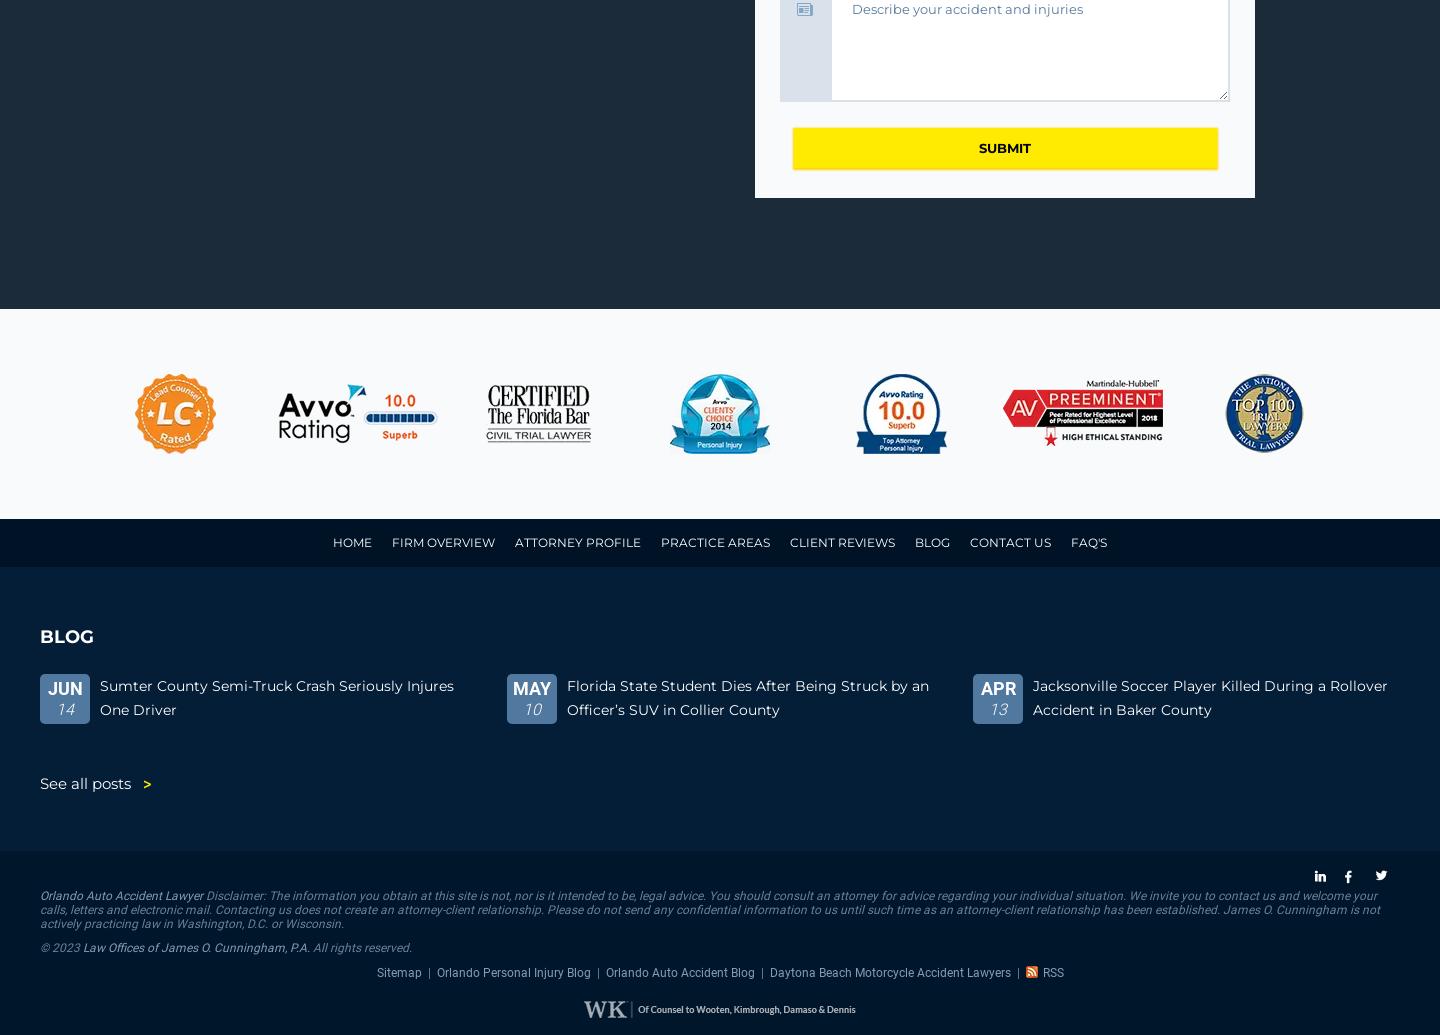  I want to click on 'Orlando Personal Injury Blog', so click(511, 972).